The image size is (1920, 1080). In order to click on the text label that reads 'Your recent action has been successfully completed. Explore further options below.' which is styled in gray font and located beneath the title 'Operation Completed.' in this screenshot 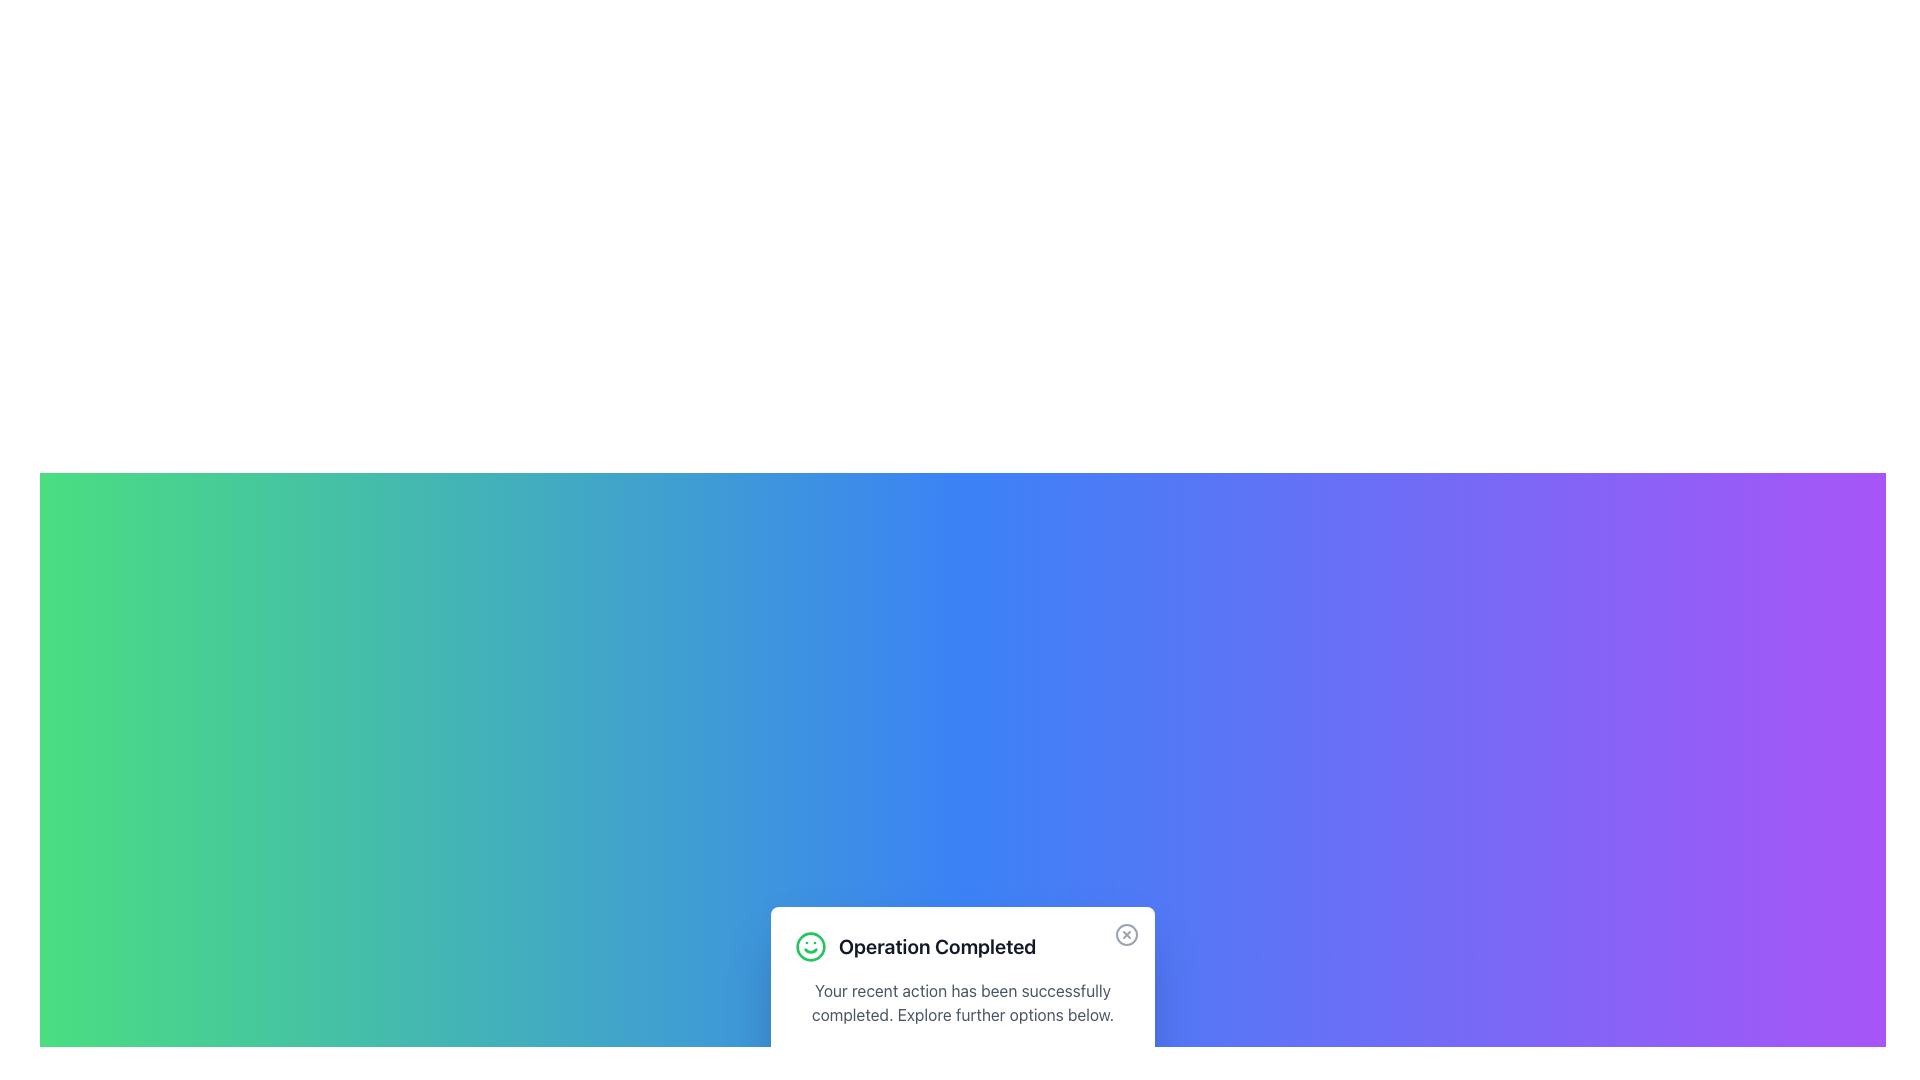, I will do `click(963, 1002)`.